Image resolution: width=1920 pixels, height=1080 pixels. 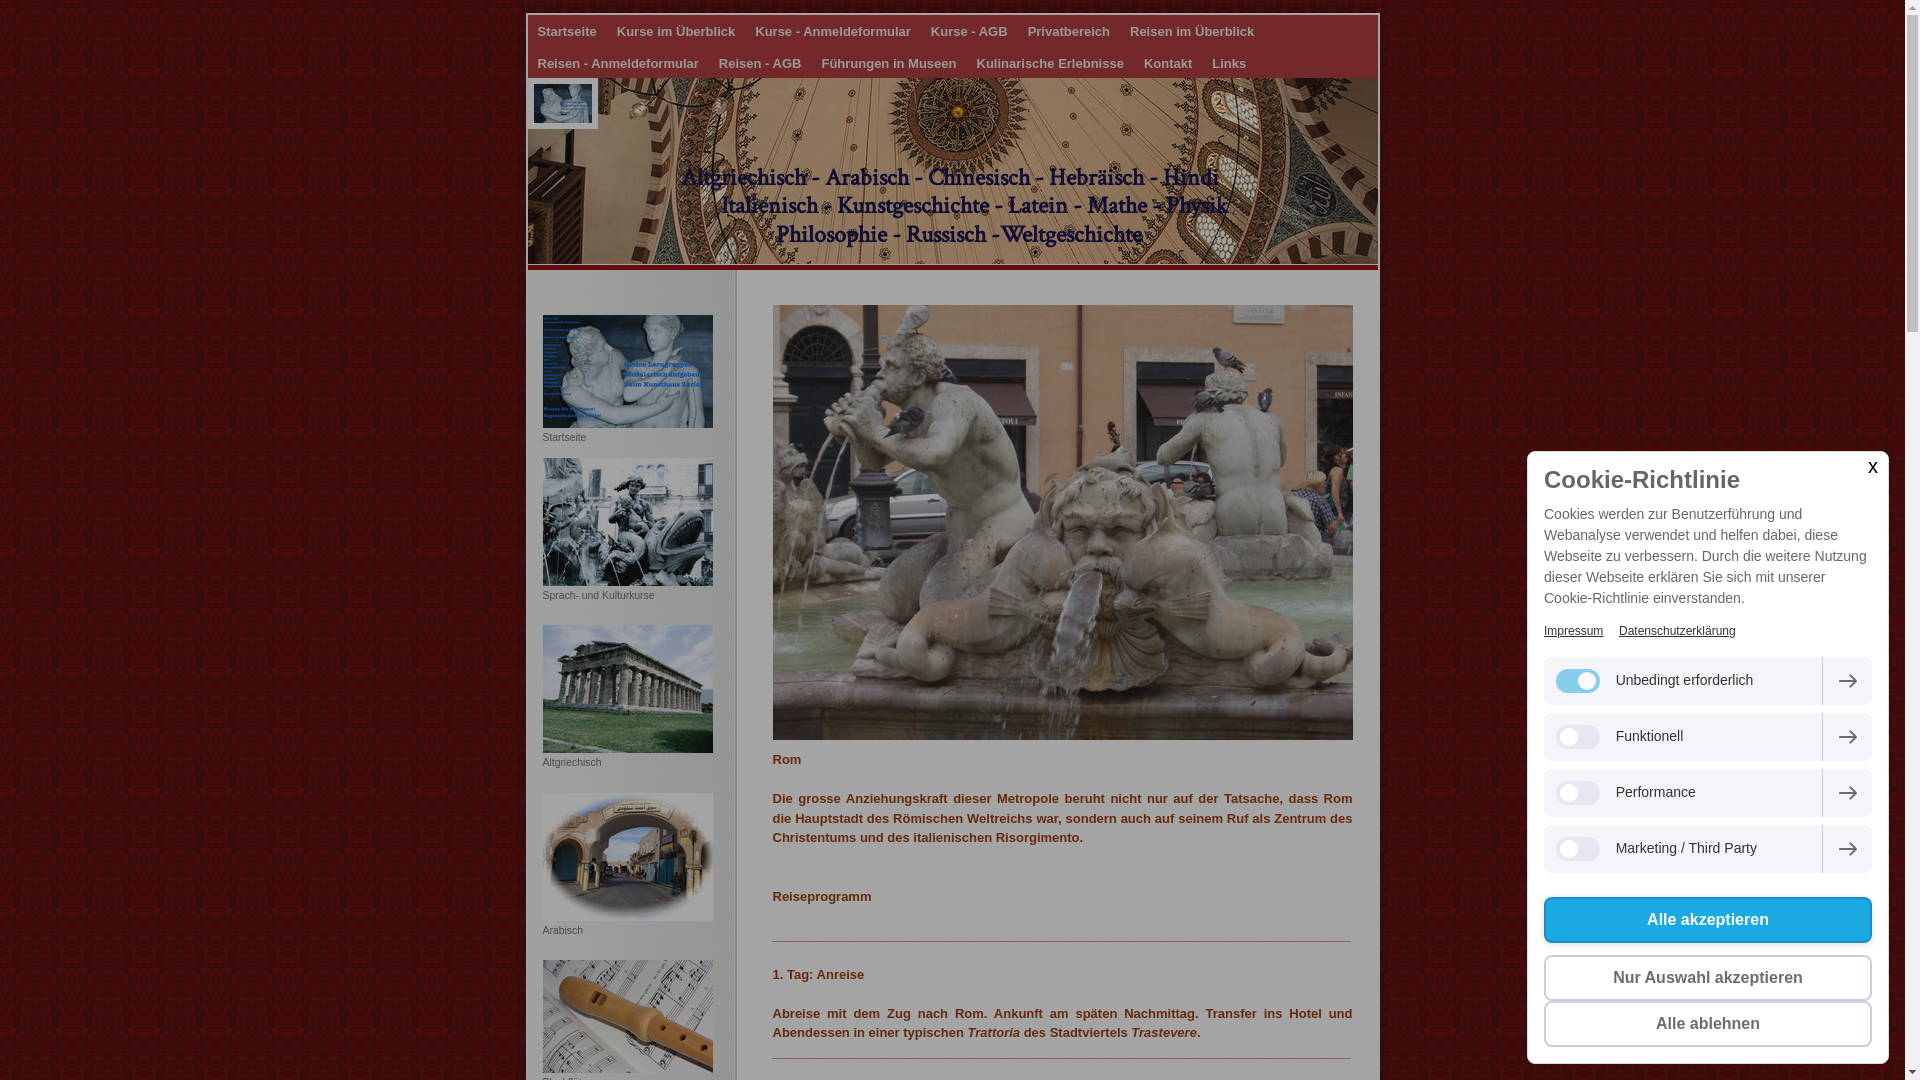 What do you see at coordinates (1707, 977) in the screenshot?
I see `'Nur Auswahl akzeptieren'` at bounding box center [1707, 977].